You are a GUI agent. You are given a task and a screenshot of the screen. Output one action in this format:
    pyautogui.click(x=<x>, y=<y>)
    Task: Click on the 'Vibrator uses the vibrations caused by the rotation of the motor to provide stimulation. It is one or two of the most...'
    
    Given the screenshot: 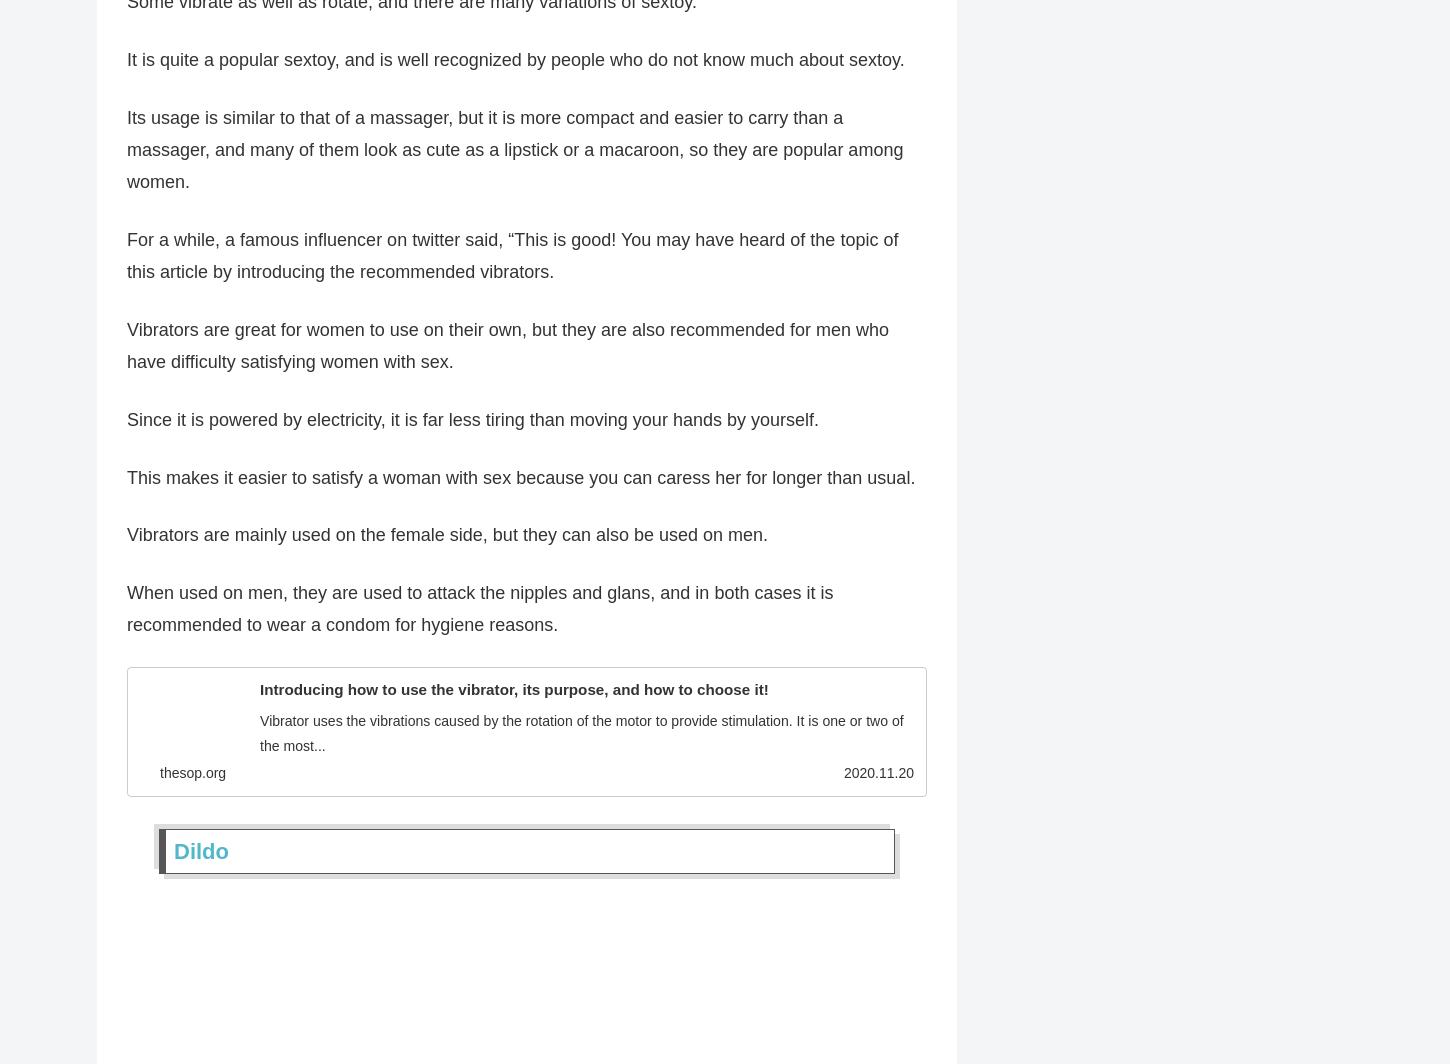 What is the action you would take?
    pyautogui.click(x=581, y=740)
    